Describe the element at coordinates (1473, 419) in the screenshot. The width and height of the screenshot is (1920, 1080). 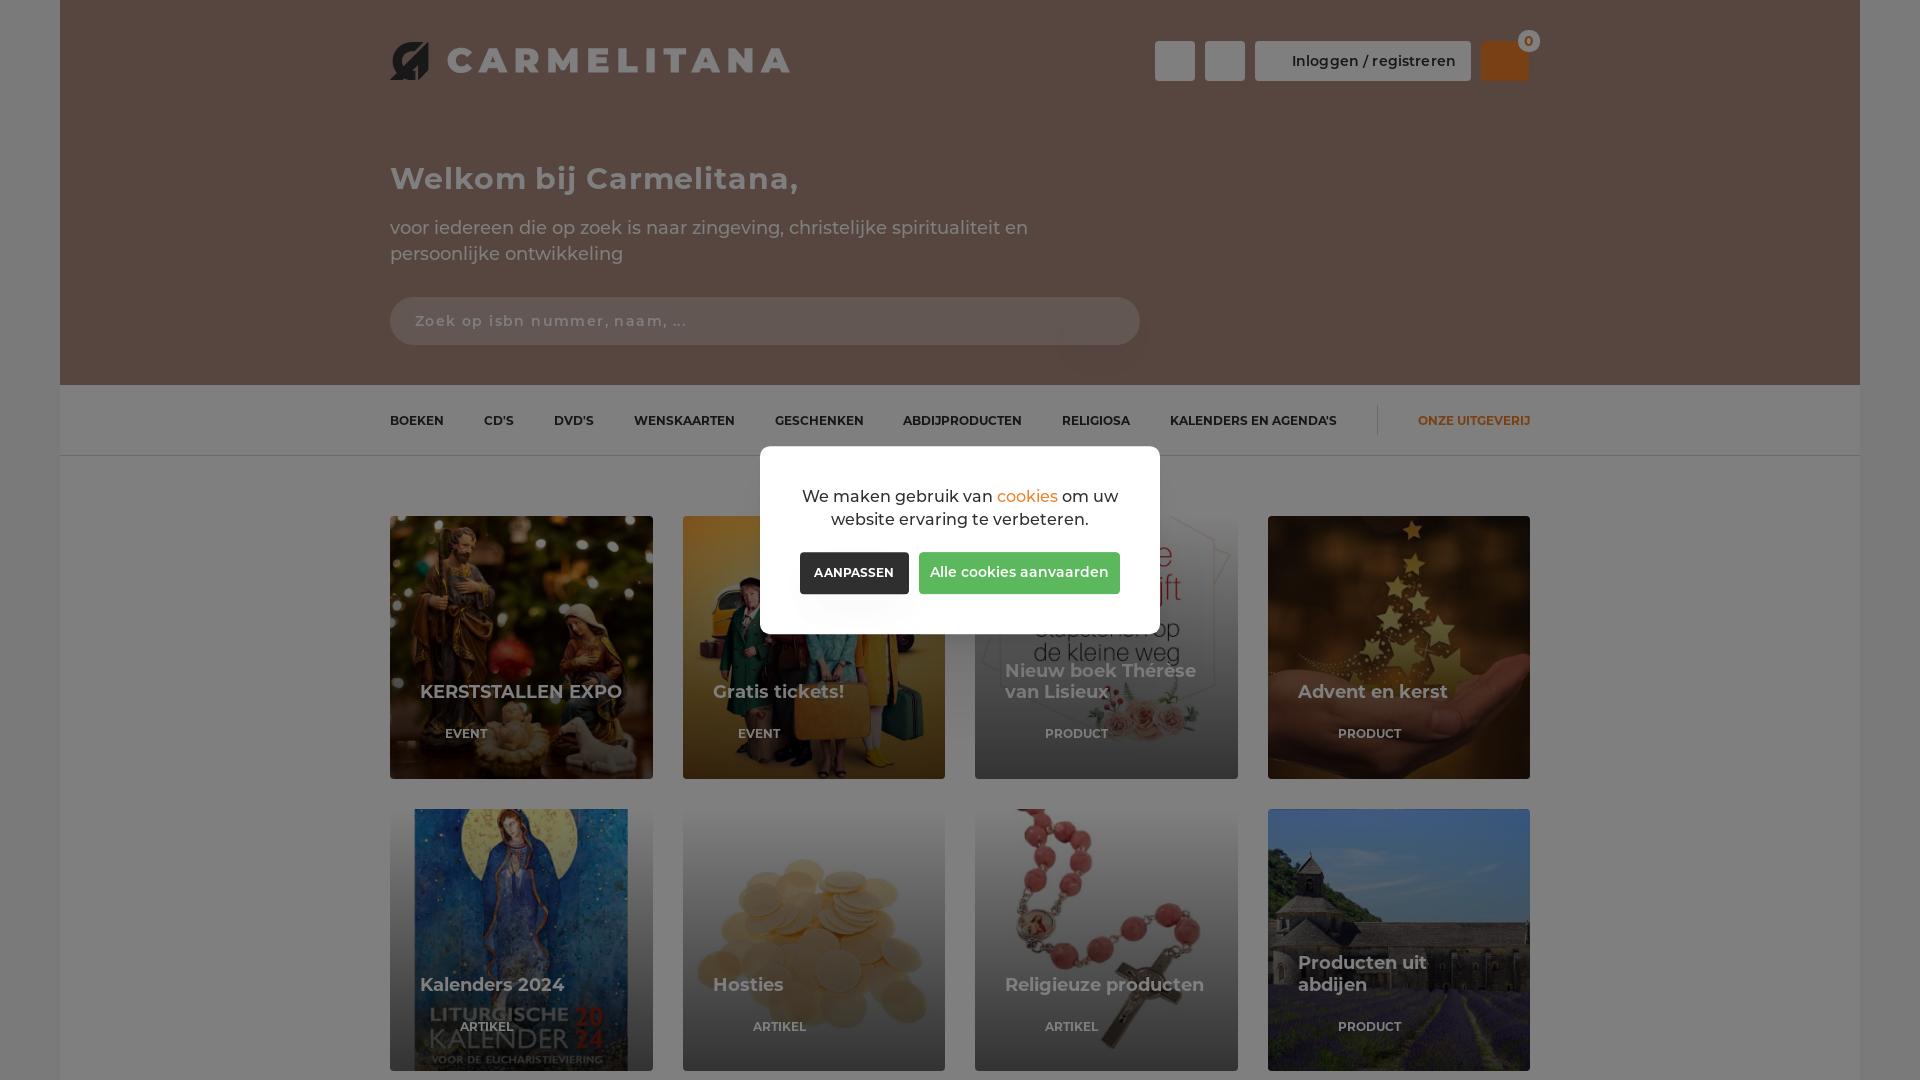
I see `'ONZE UITGEVERIJ'` at that location.